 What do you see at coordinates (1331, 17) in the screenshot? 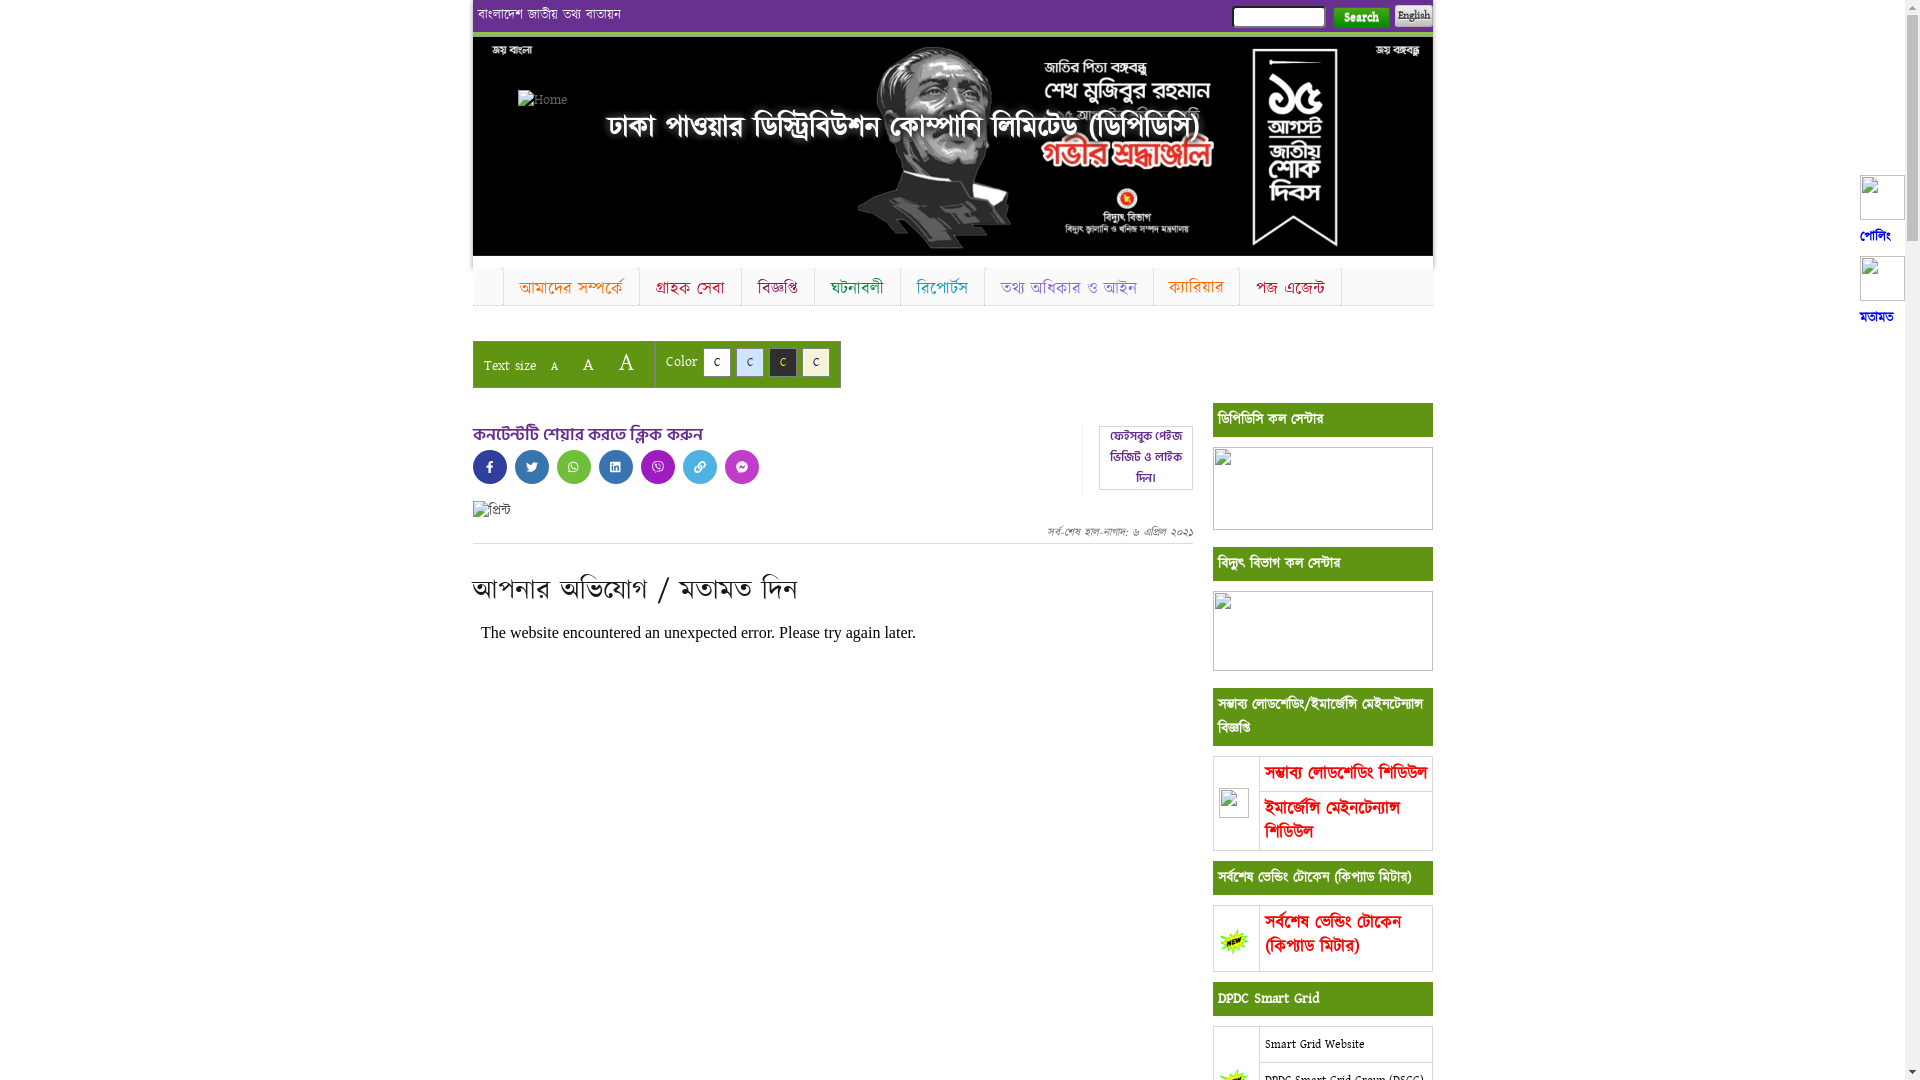
I see `'Search'` at bounding box center [1331, 17].